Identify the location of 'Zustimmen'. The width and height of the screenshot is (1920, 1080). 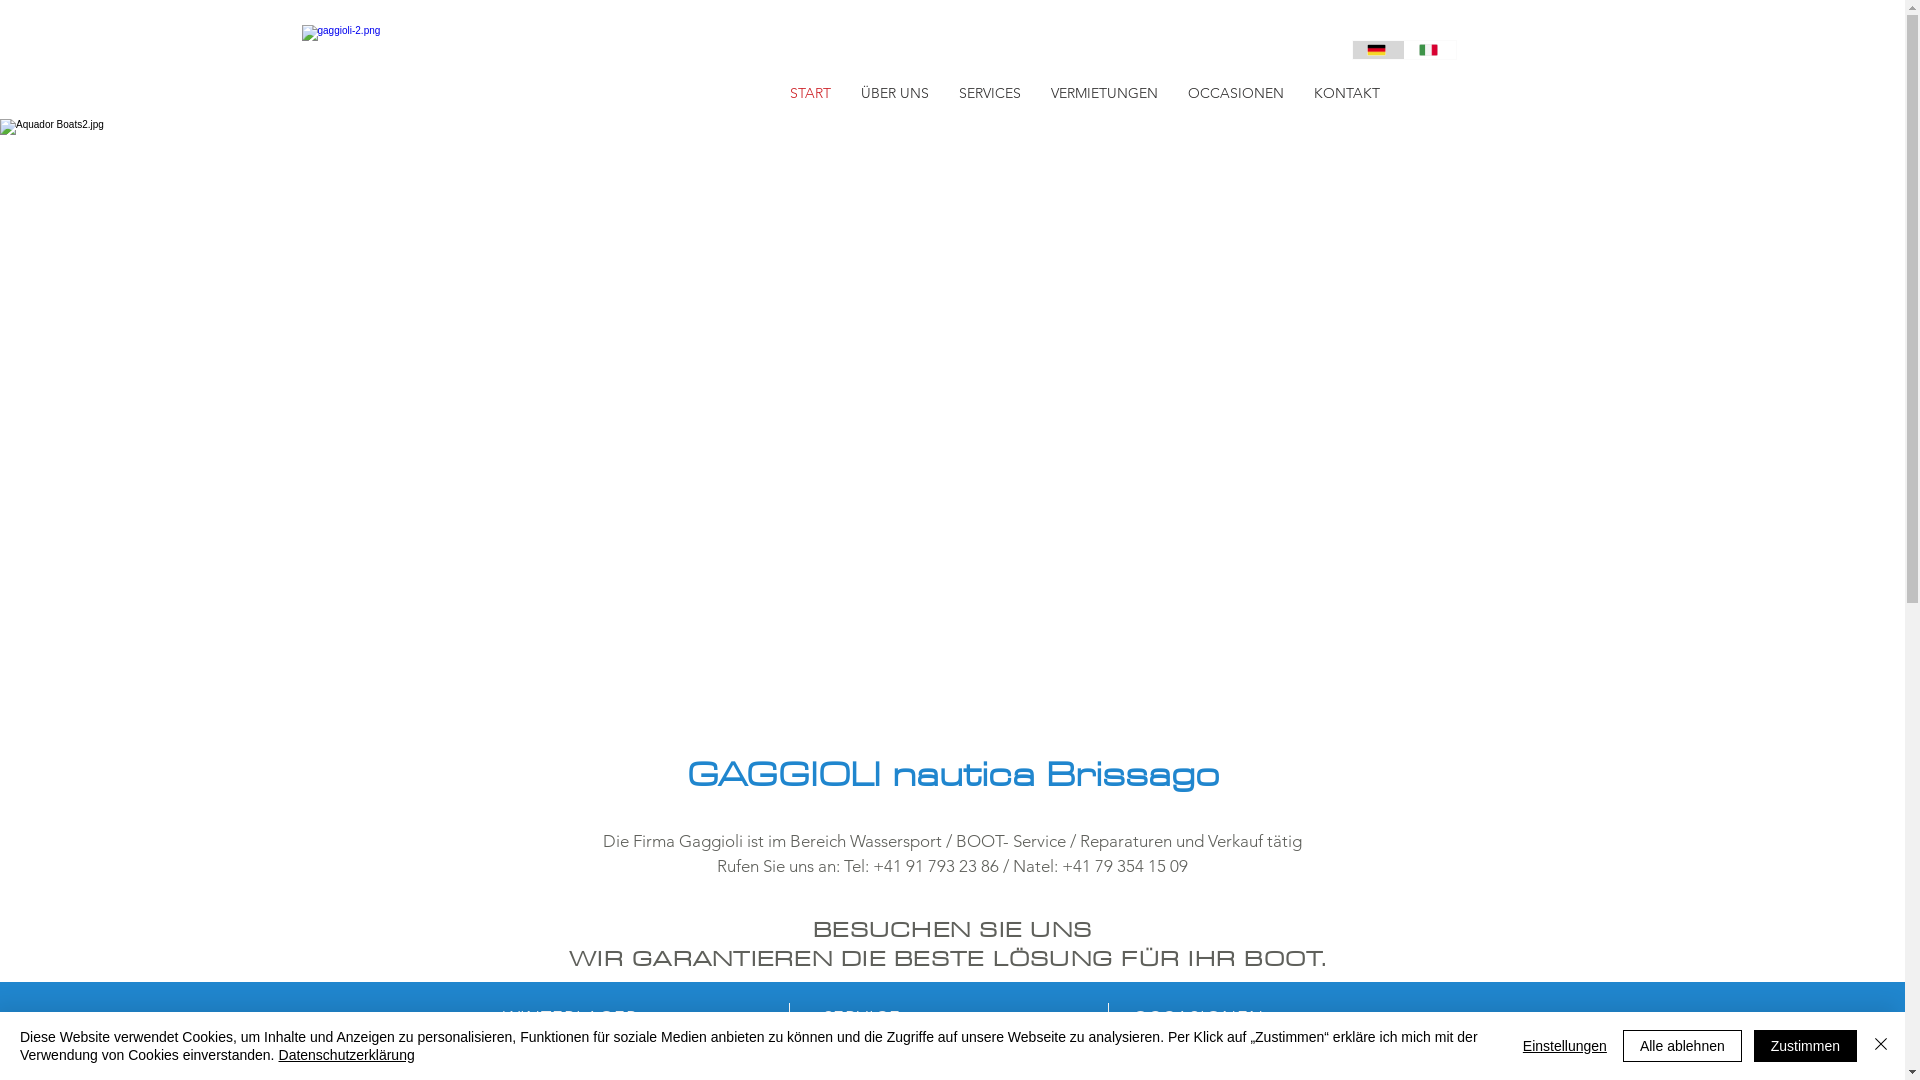
(1805, 1044).